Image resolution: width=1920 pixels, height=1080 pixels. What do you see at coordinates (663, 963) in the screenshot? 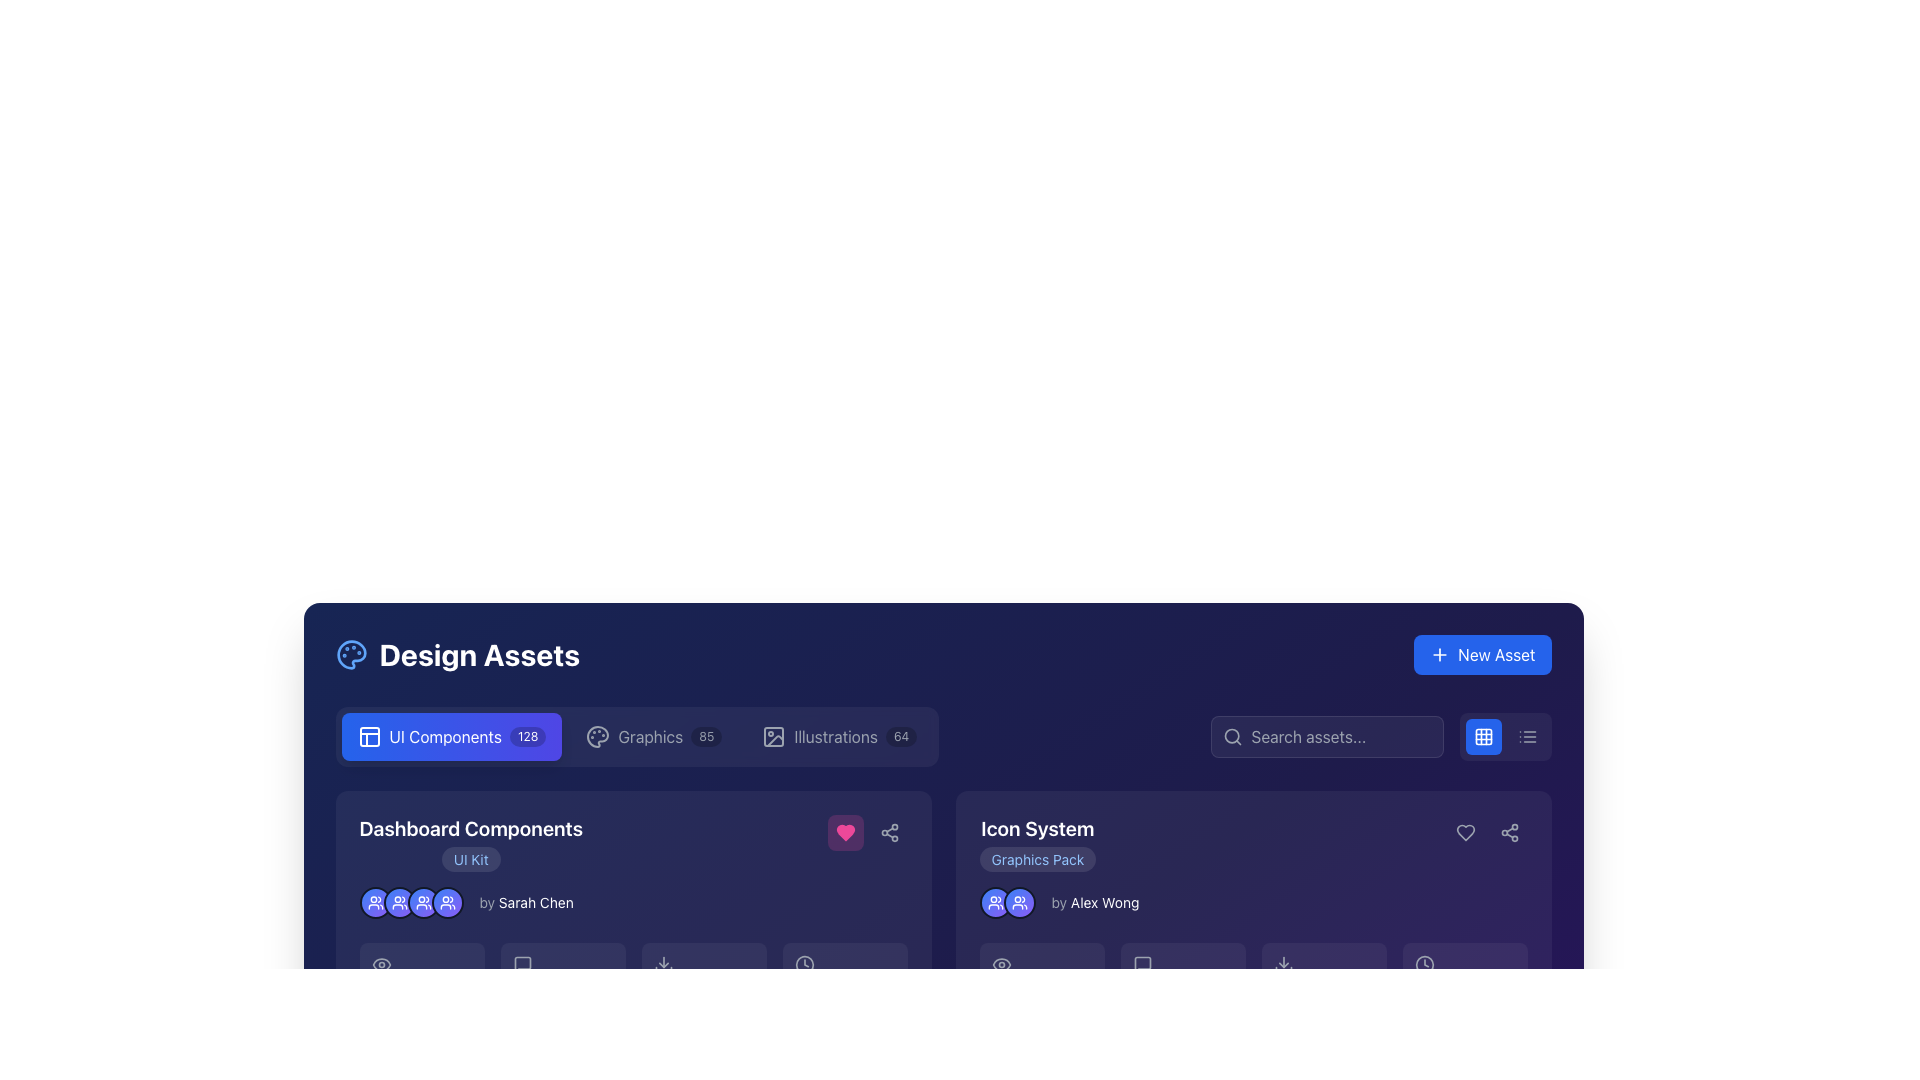
I see `the small gray download icon resembling an arrow pointing downward to initiate the download process` at bounding box center [663, 963].